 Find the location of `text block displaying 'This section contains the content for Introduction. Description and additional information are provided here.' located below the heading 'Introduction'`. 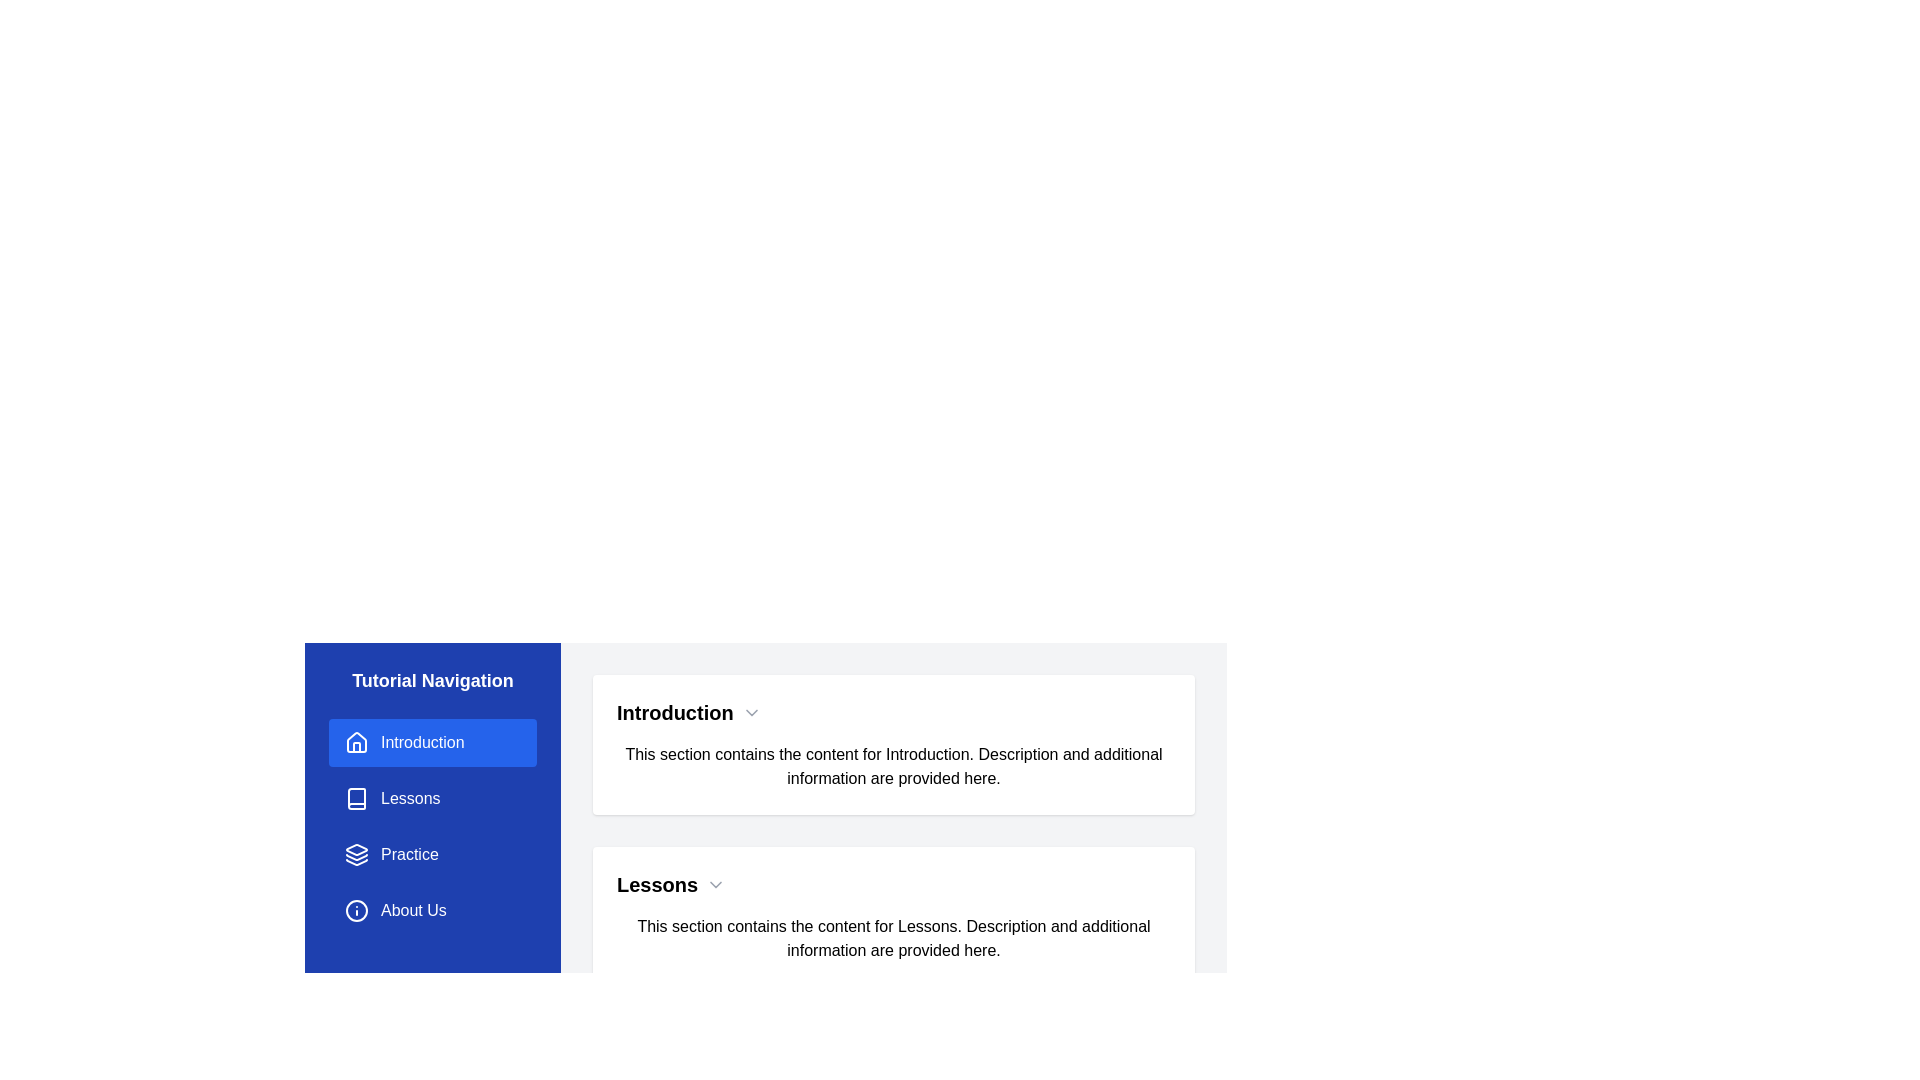

text block displaying 'This section contains the content for Introduction. Description and additional information are provided here.' located below the heading 'Introduction' is located at coordinates (892, 766).